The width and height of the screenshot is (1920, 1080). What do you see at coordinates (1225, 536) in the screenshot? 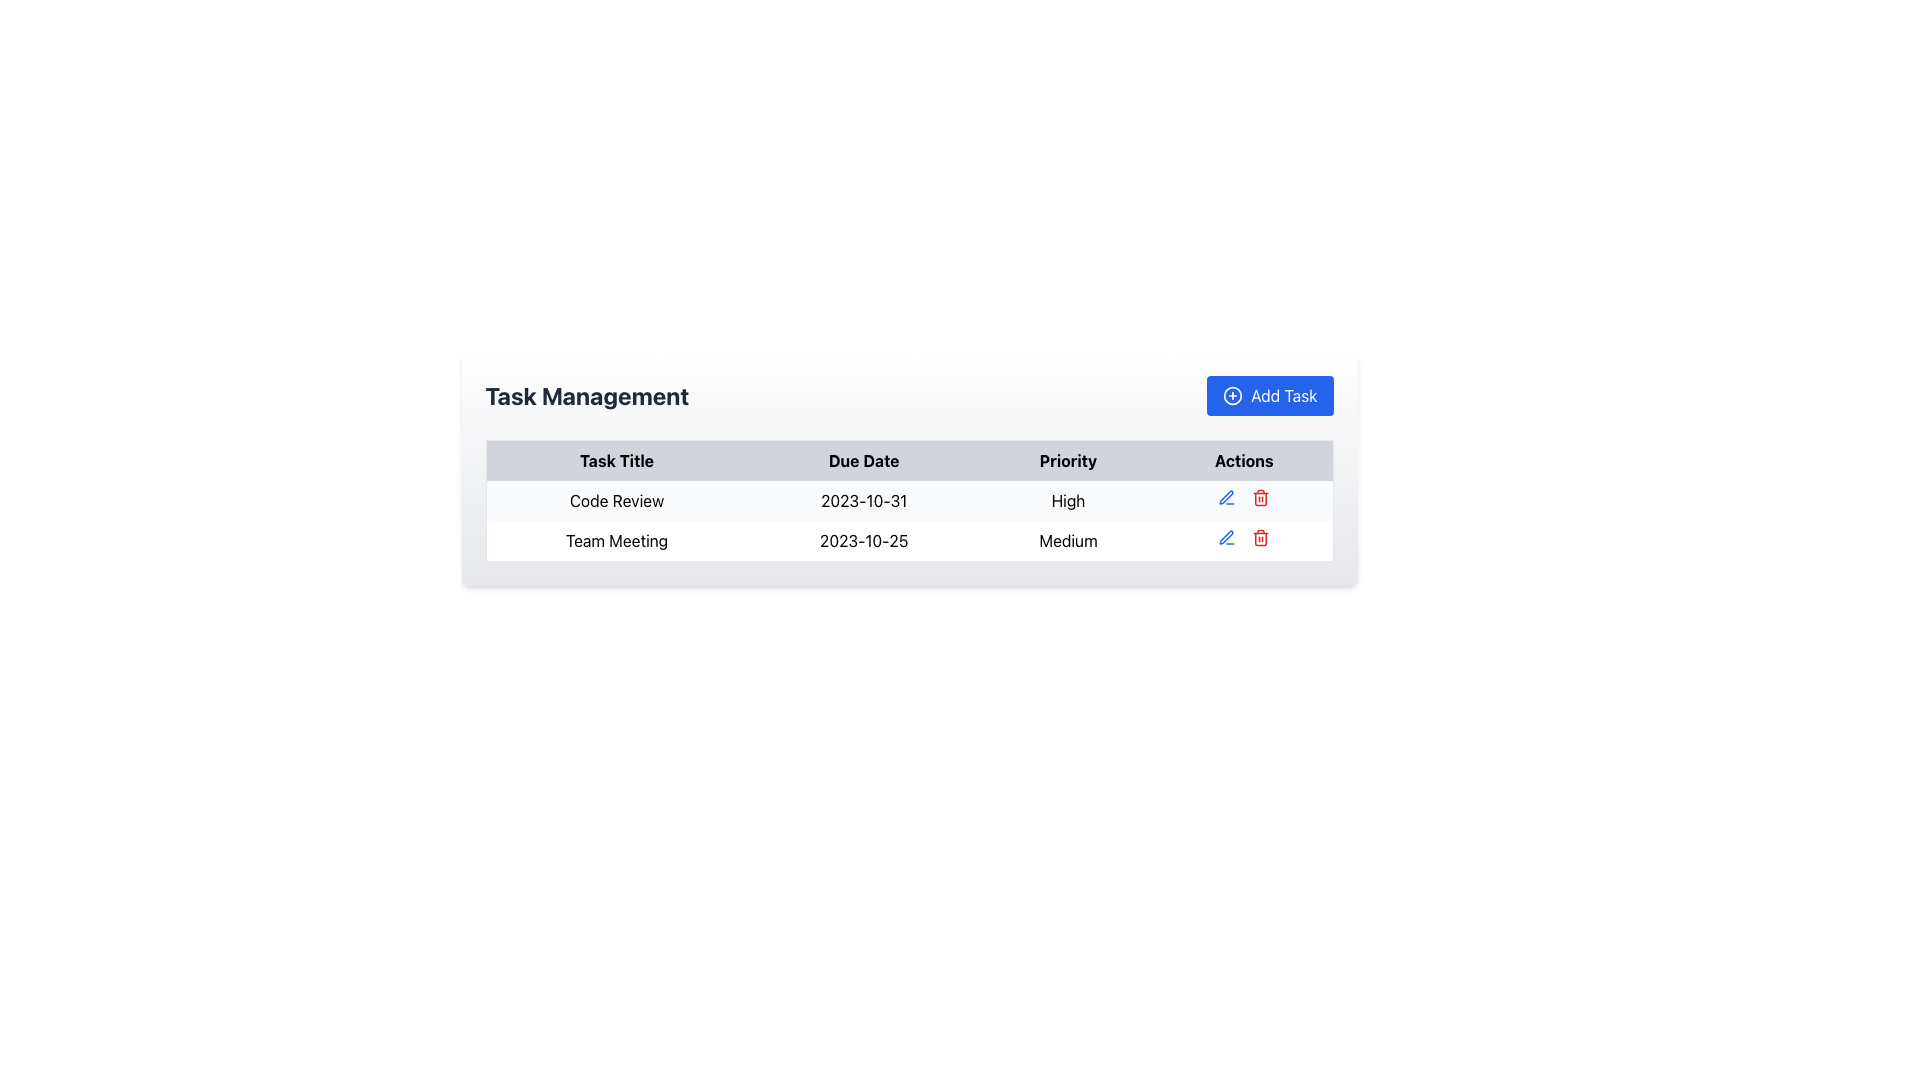
I see `the edit pen icon in the 'Actions' column for the 'Code Review' task` at bounding box center [1225, 536].